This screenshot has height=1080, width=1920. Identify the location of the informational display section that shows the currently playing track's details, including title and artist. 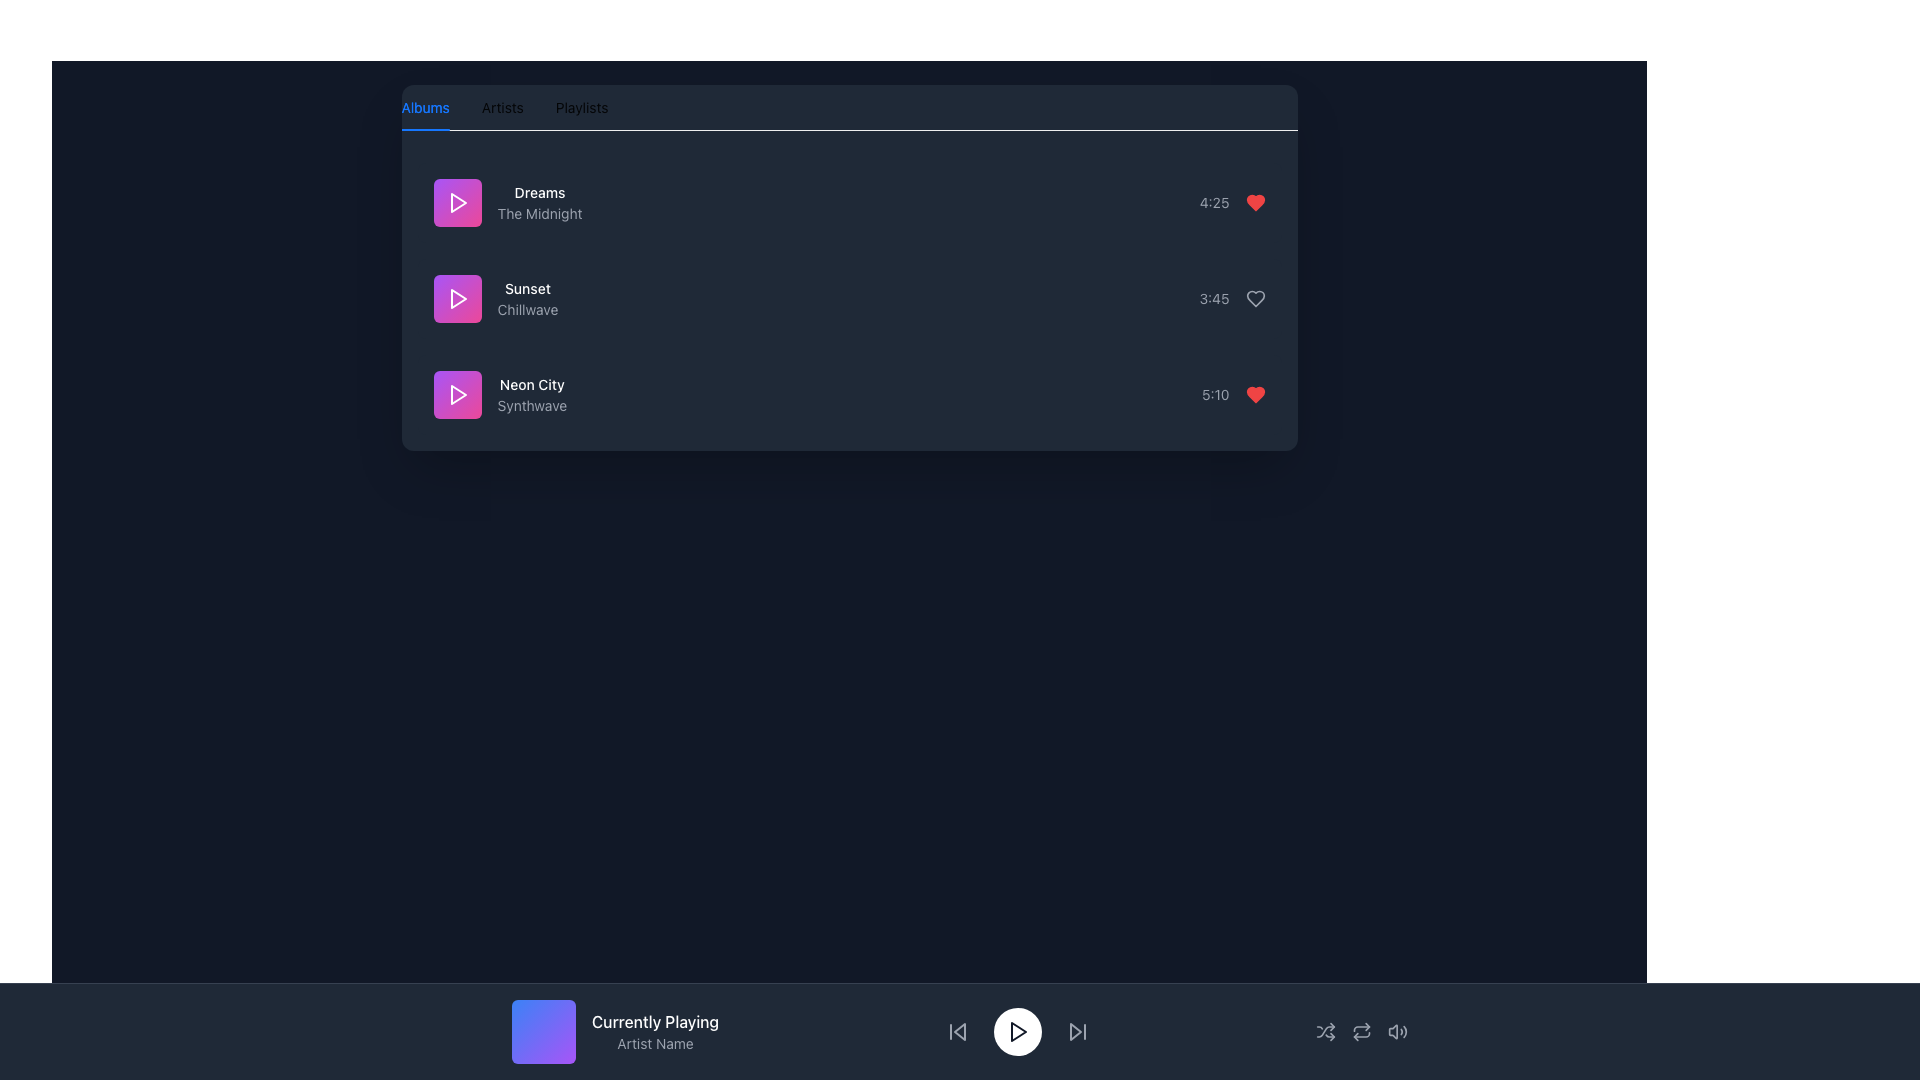
(960, 1032).